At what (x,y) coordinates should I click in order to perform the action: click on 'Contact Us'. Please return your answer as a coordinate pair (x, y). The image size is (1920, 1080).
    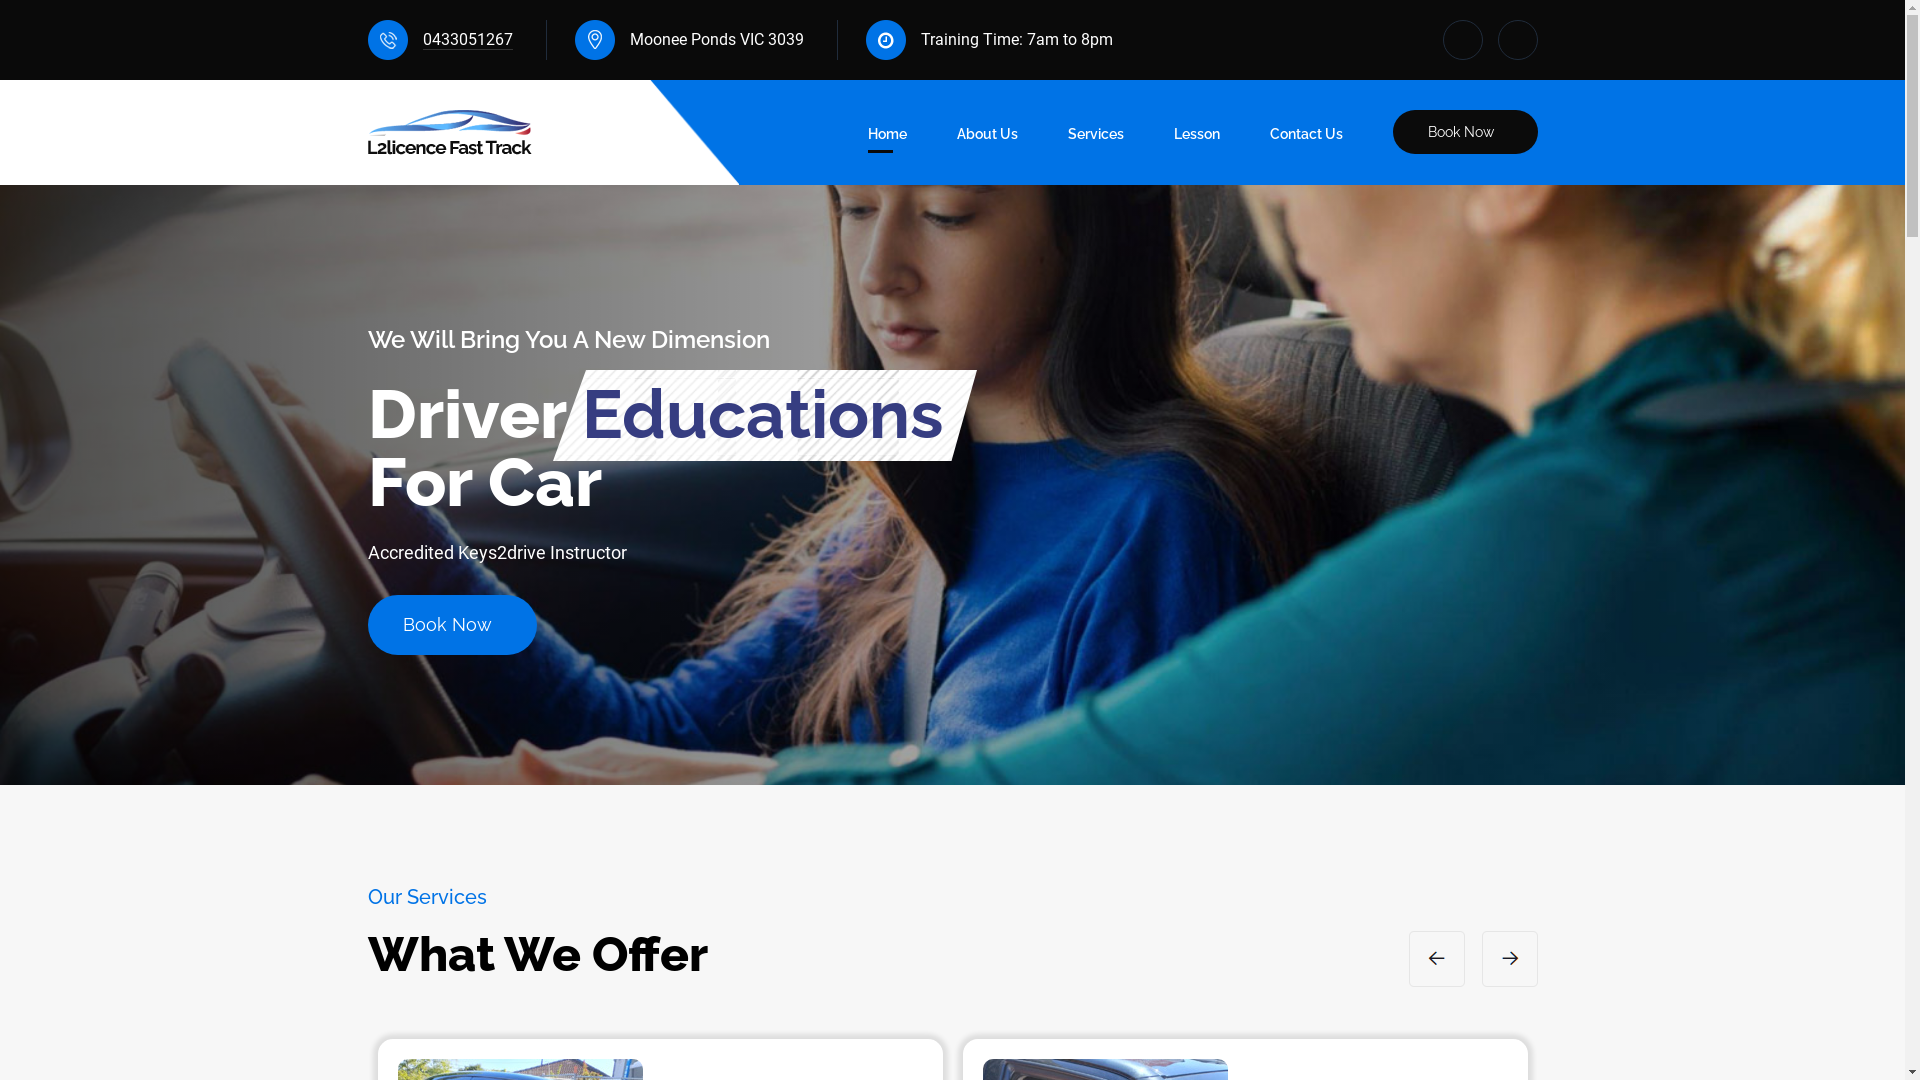
    Looking at the image, I should click on (1269, 137).